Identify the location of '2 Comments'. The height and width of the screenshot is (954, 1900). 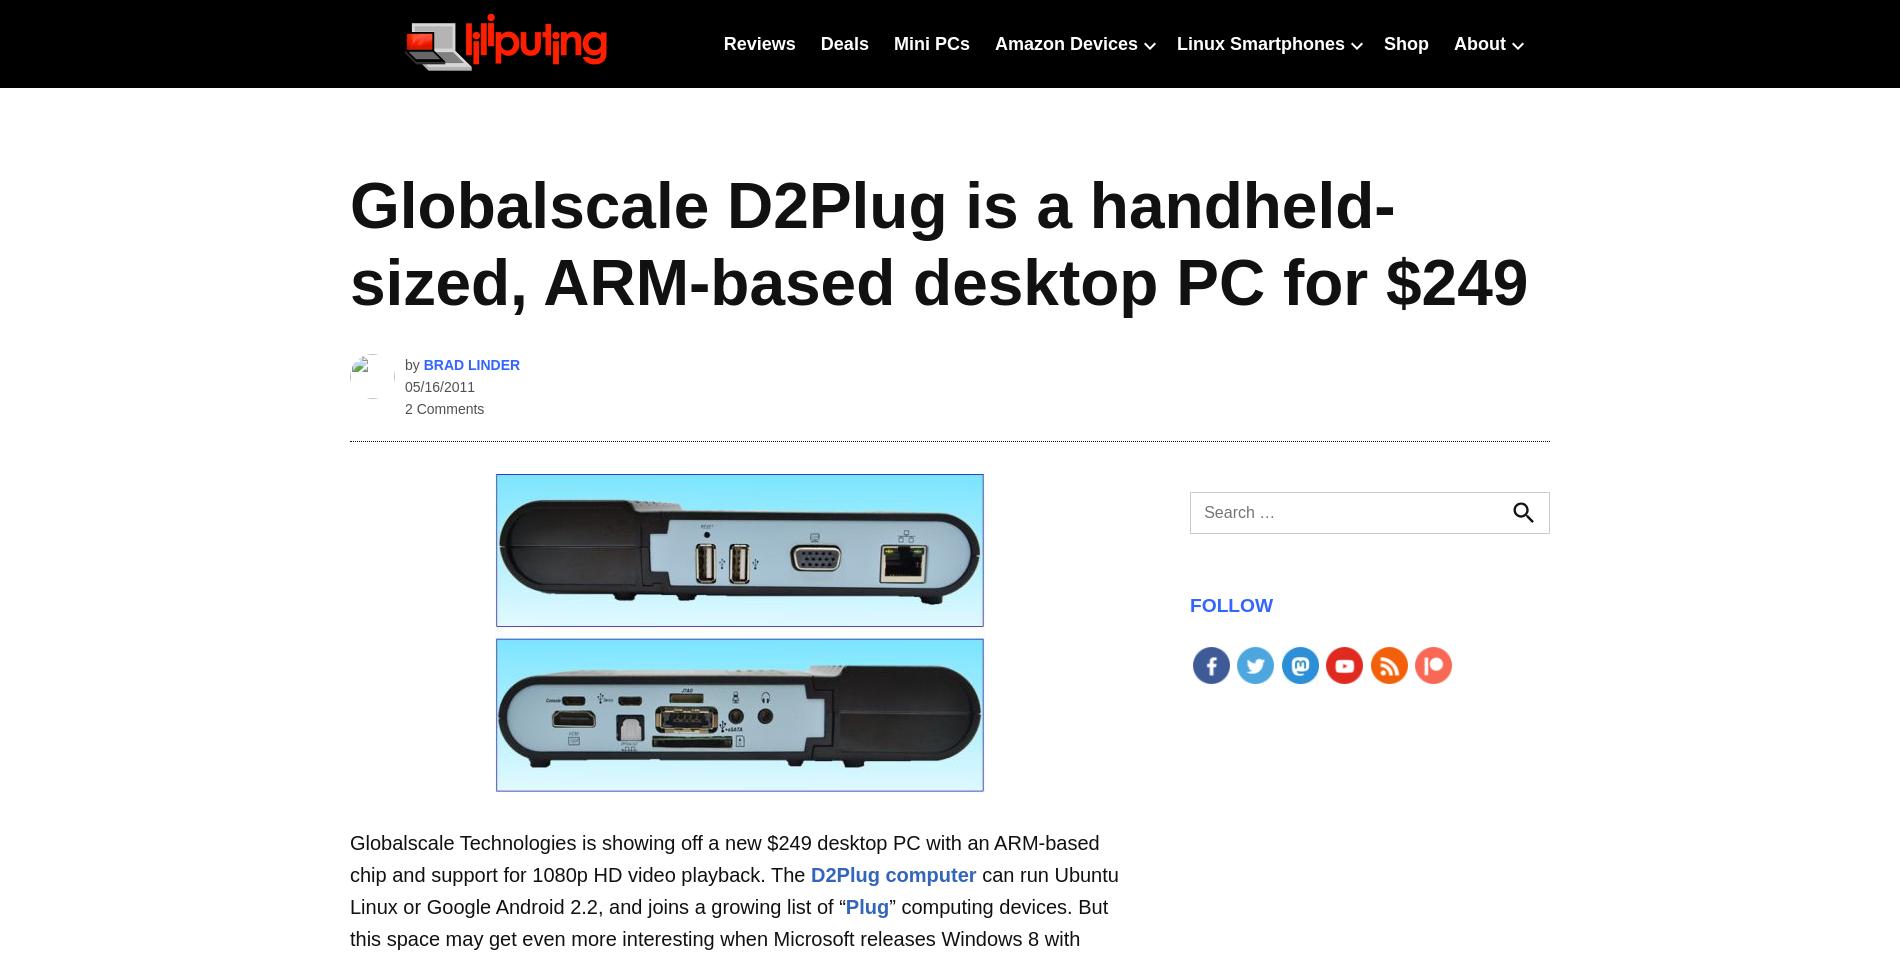
(443, 408).